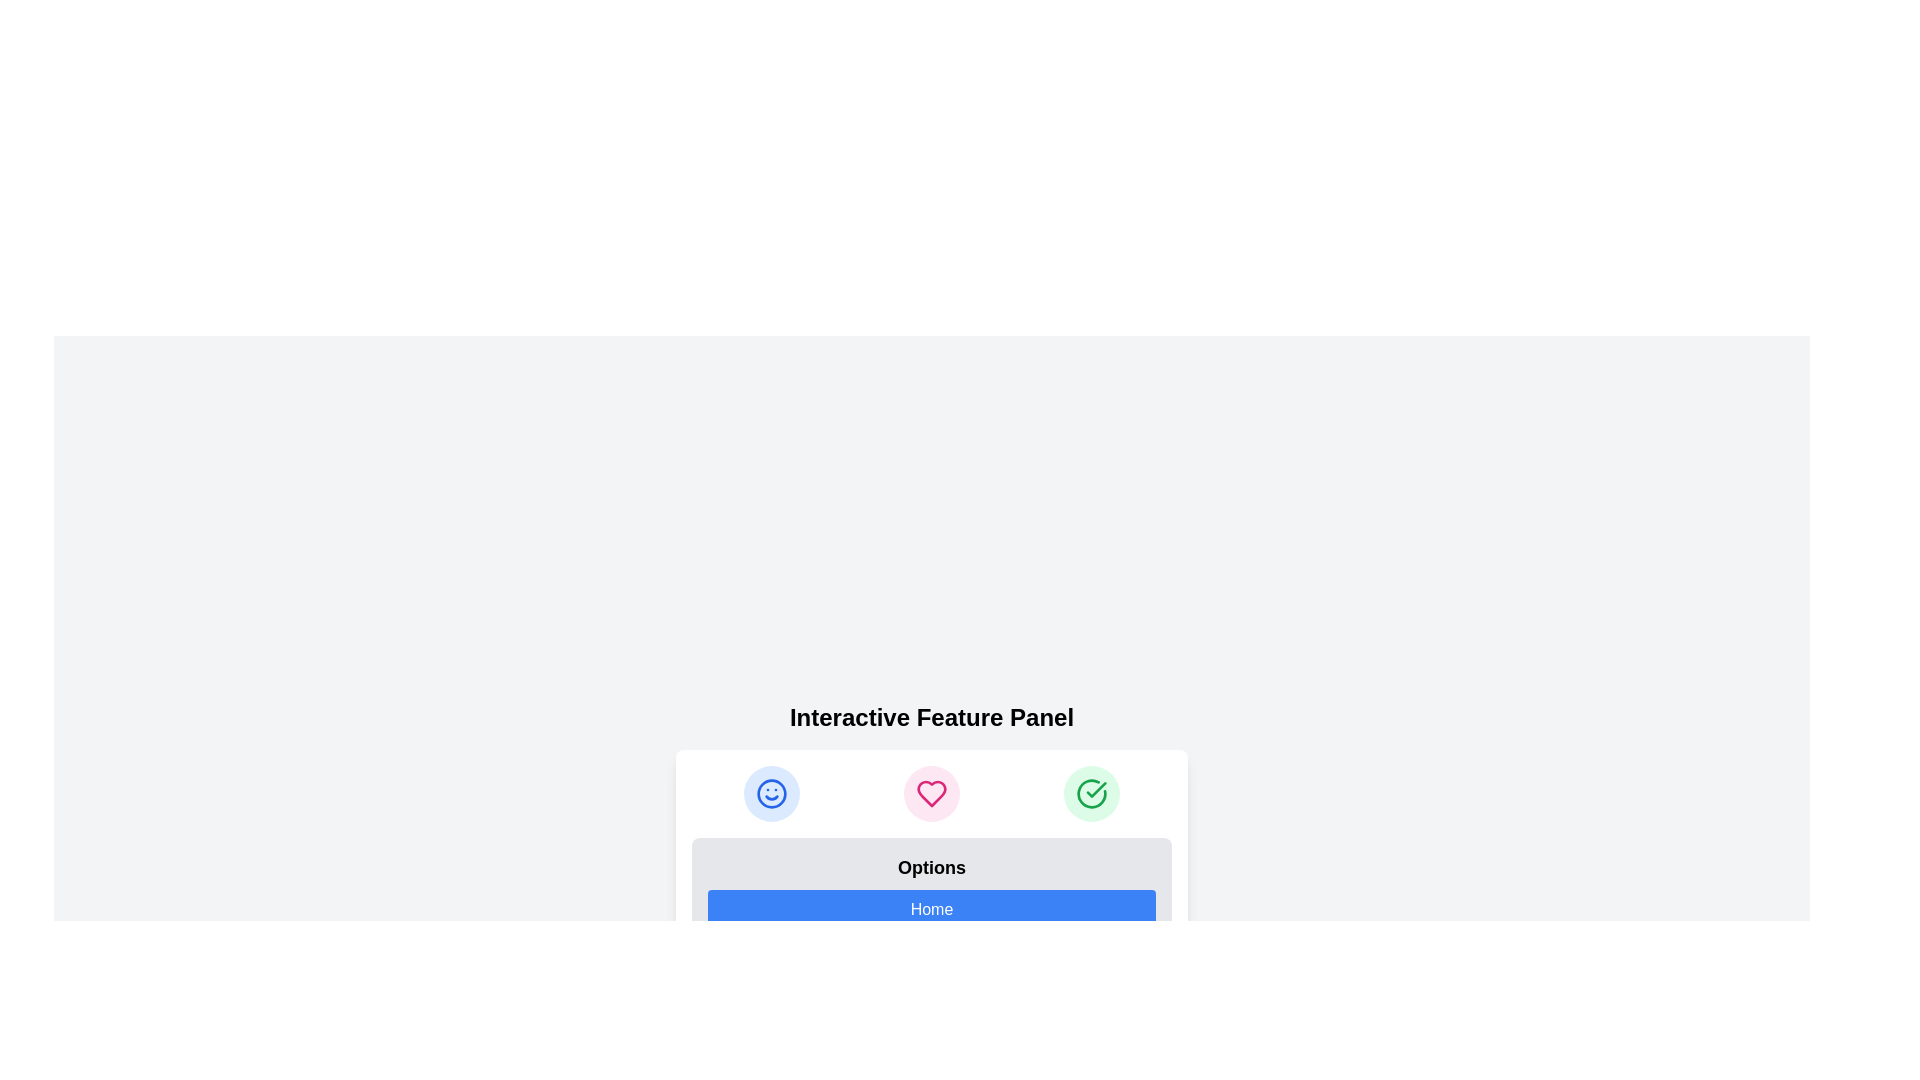 The height and width of the screenshot is (1080, 1920). I want to click on the circular icon with a green checkmark in its center, which is the third icon in a horizontal row at the top of the interactive feature panel, so click(1090, 793).